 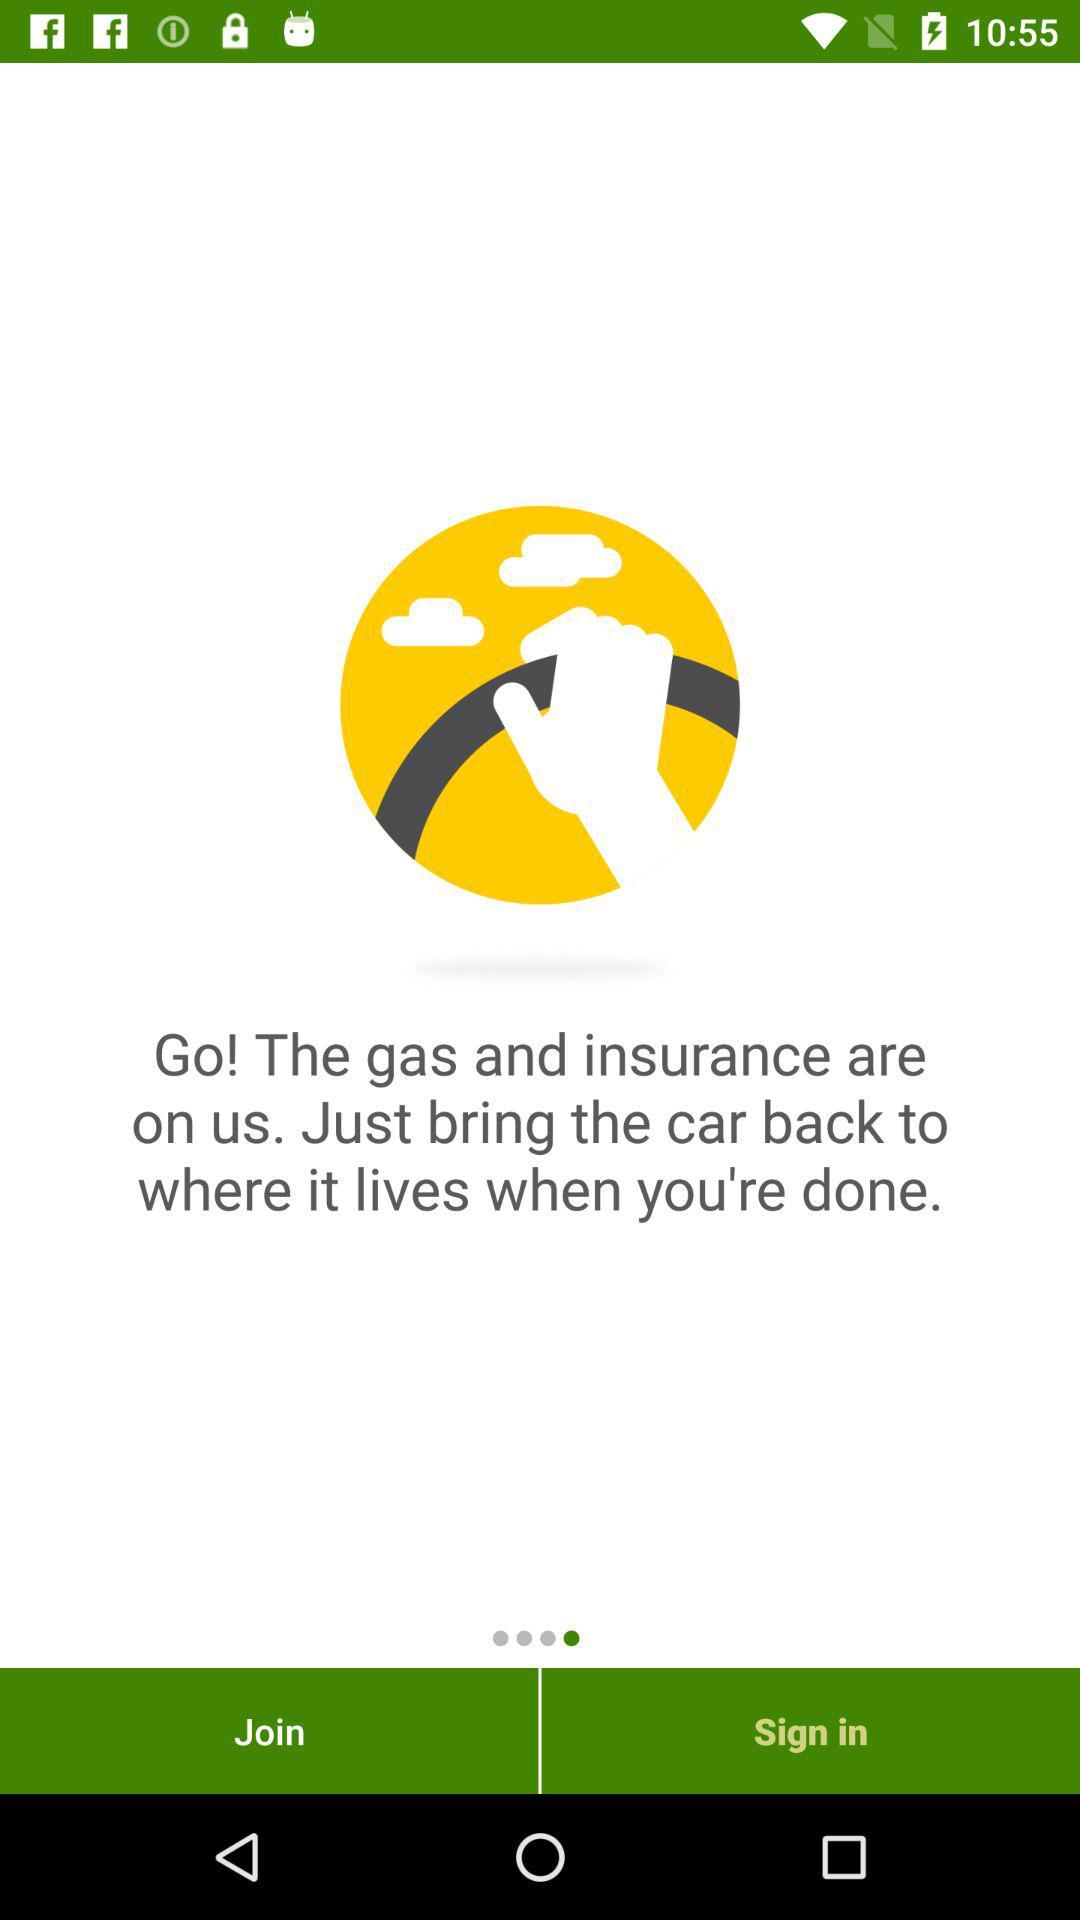 I want to click on the join icon, so click(x=268, y=1730).